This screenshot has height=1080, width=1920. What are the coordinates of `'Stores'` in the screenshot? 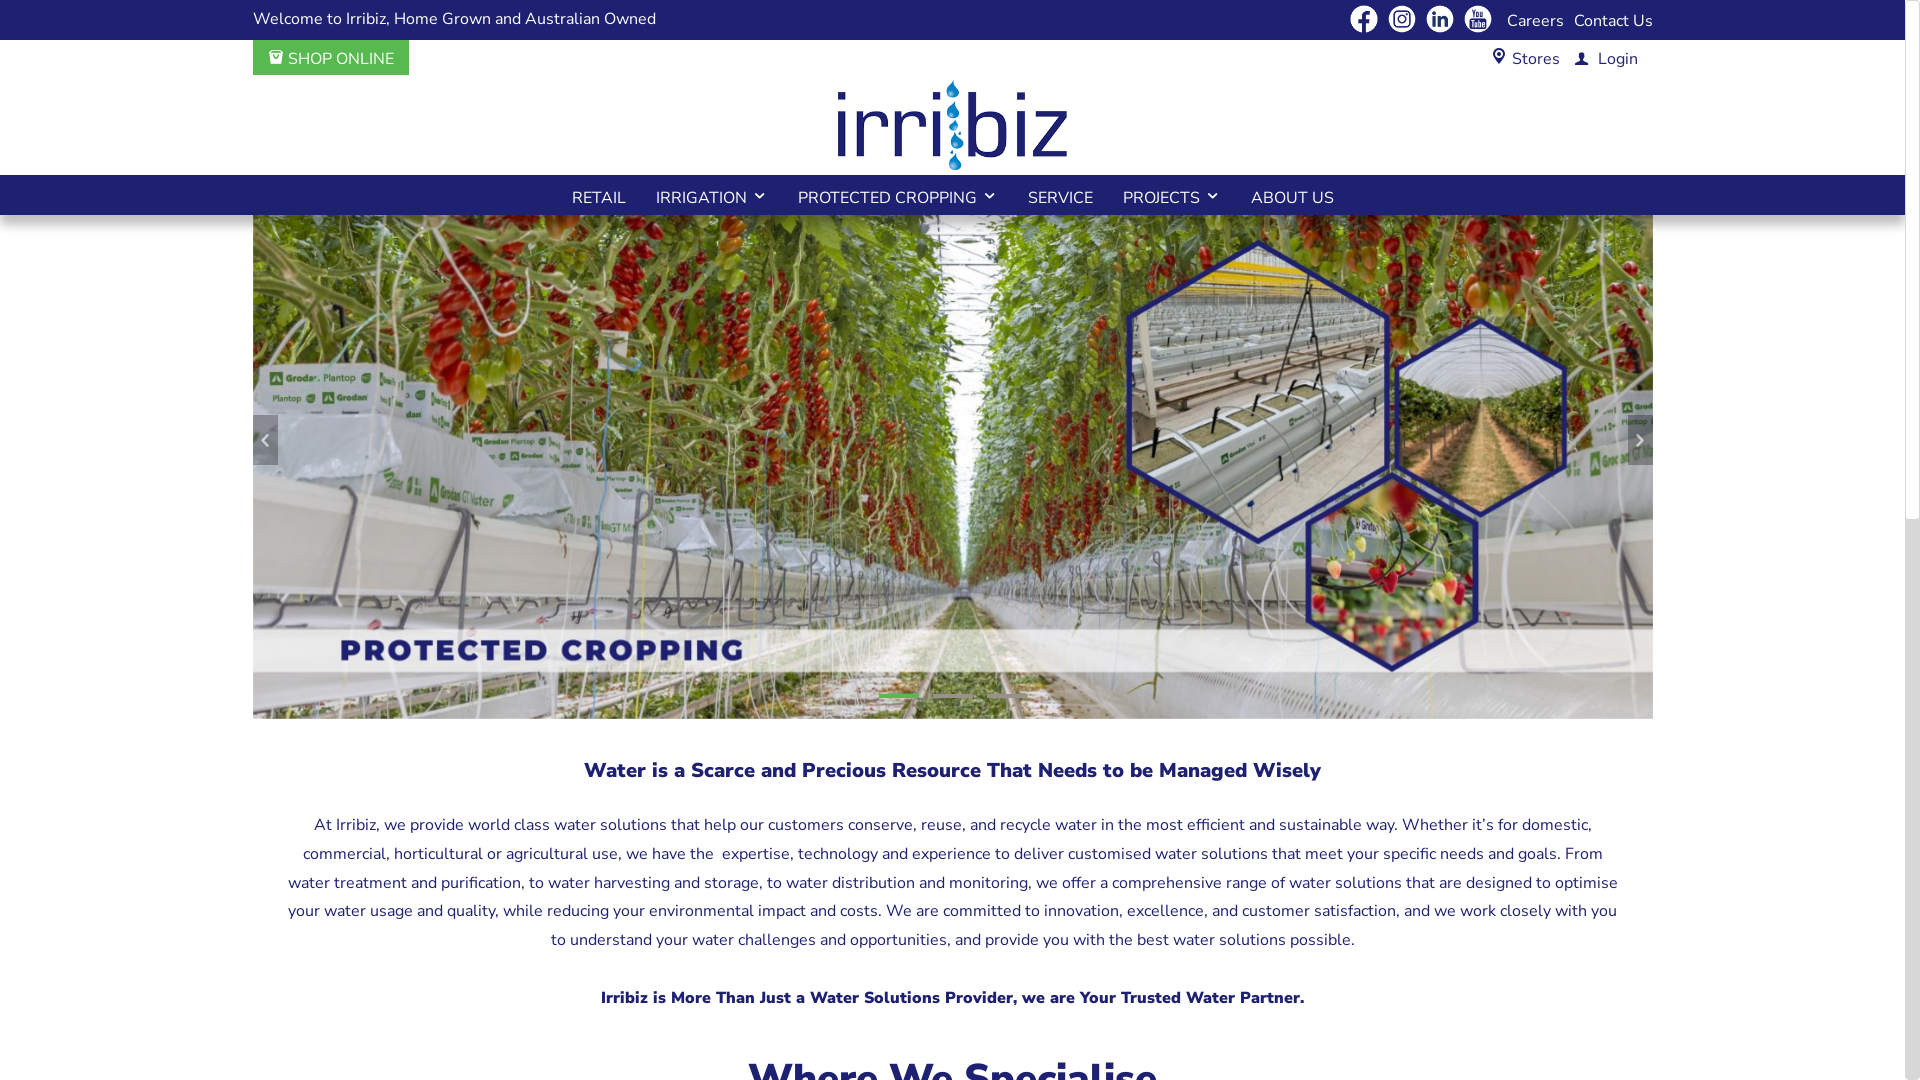 It's located at (1512, 57).